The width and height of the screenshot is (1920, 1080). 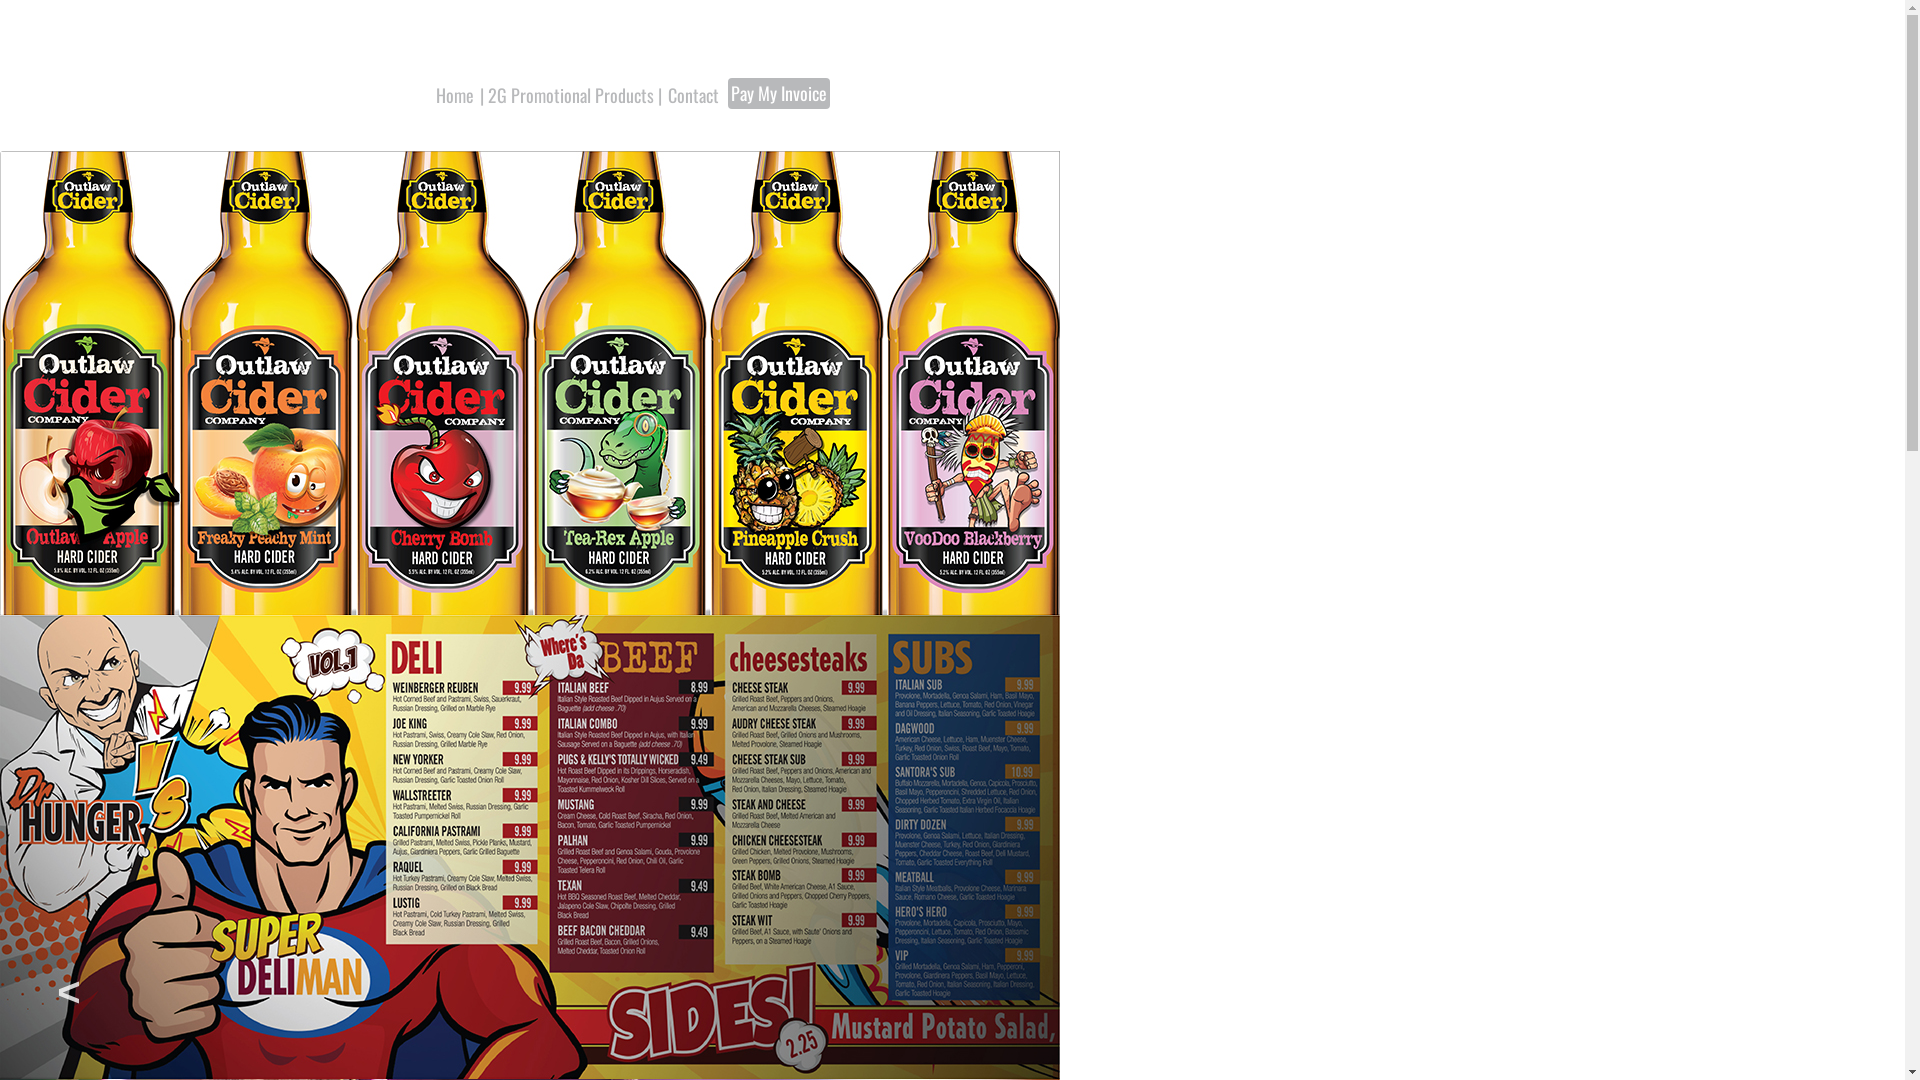 What do you see at coordinates (692, 95) in the screenshot?
I see `'Contact'` at bounding box center [692, 95].